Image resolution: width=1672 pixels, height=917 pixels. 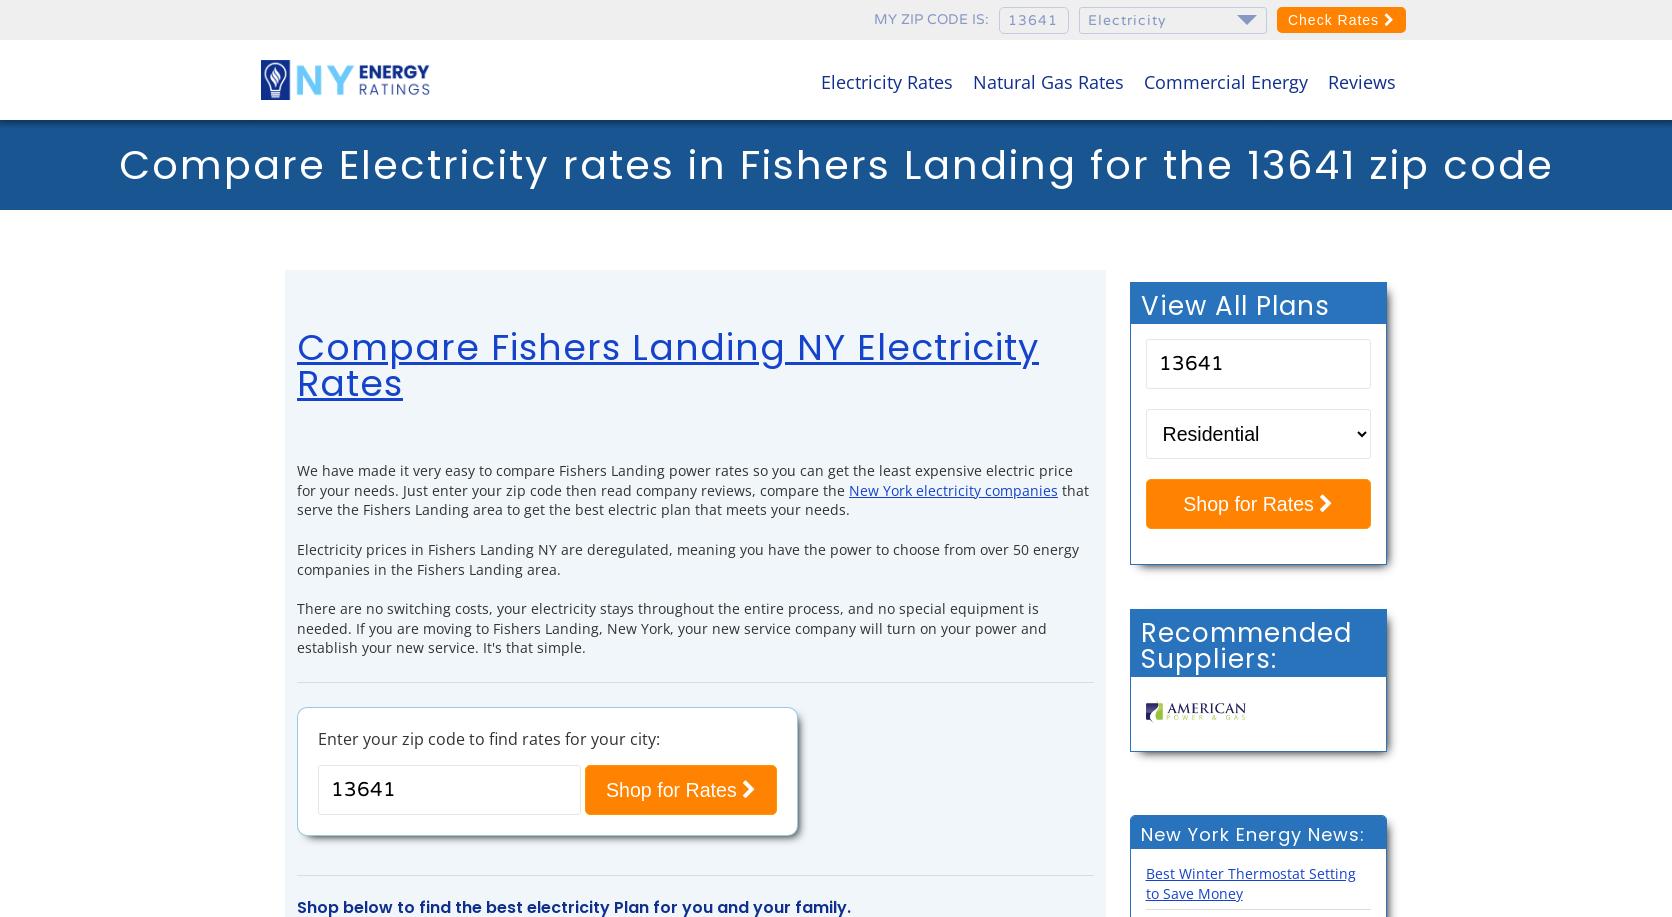 What do you see at coordinates (849, 488) in the screenshot?
I see `'New York electricity companies'` at bounding box center [849, 488].